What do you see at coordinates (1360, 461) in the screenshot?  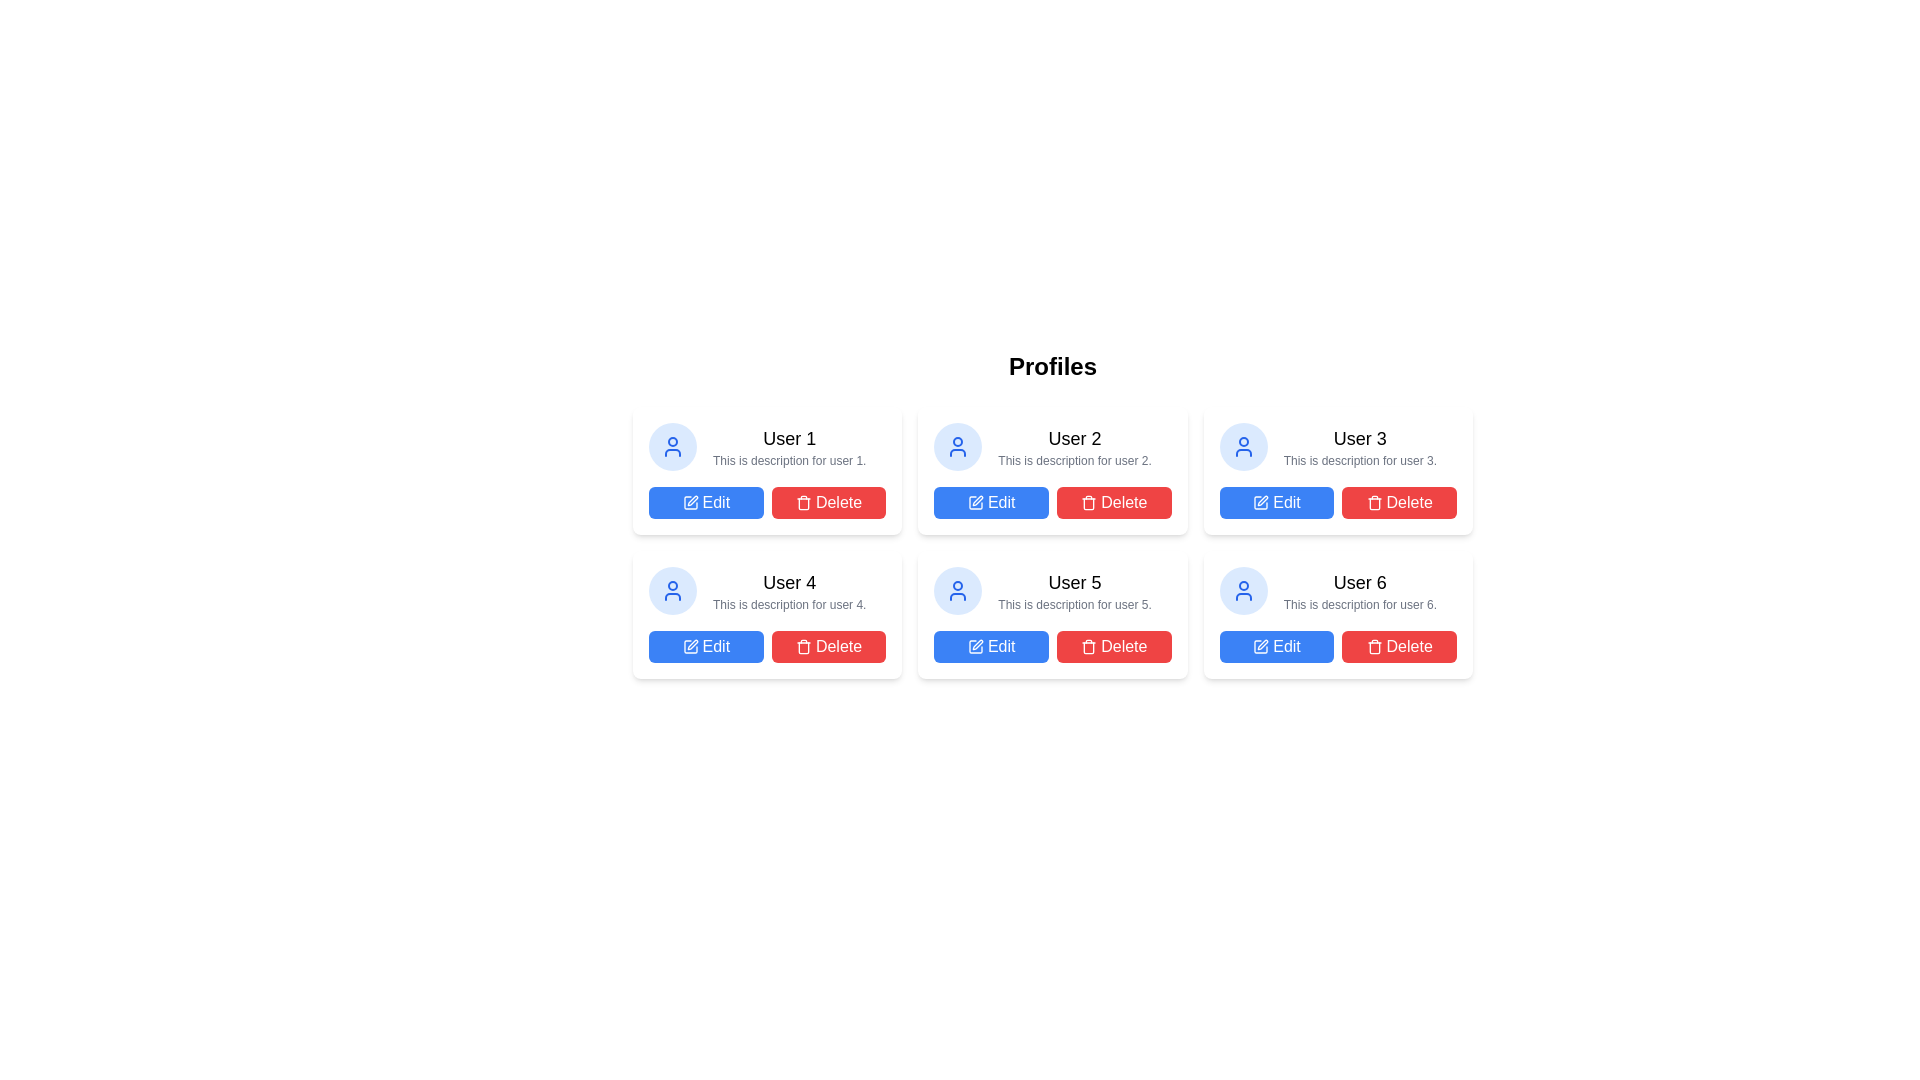 I see `the text label that contains 'This is description for user 3.' located below the title 'User 3' in the profile card at the top right corner of the profiles grid` at bounding box center [1360, 461].